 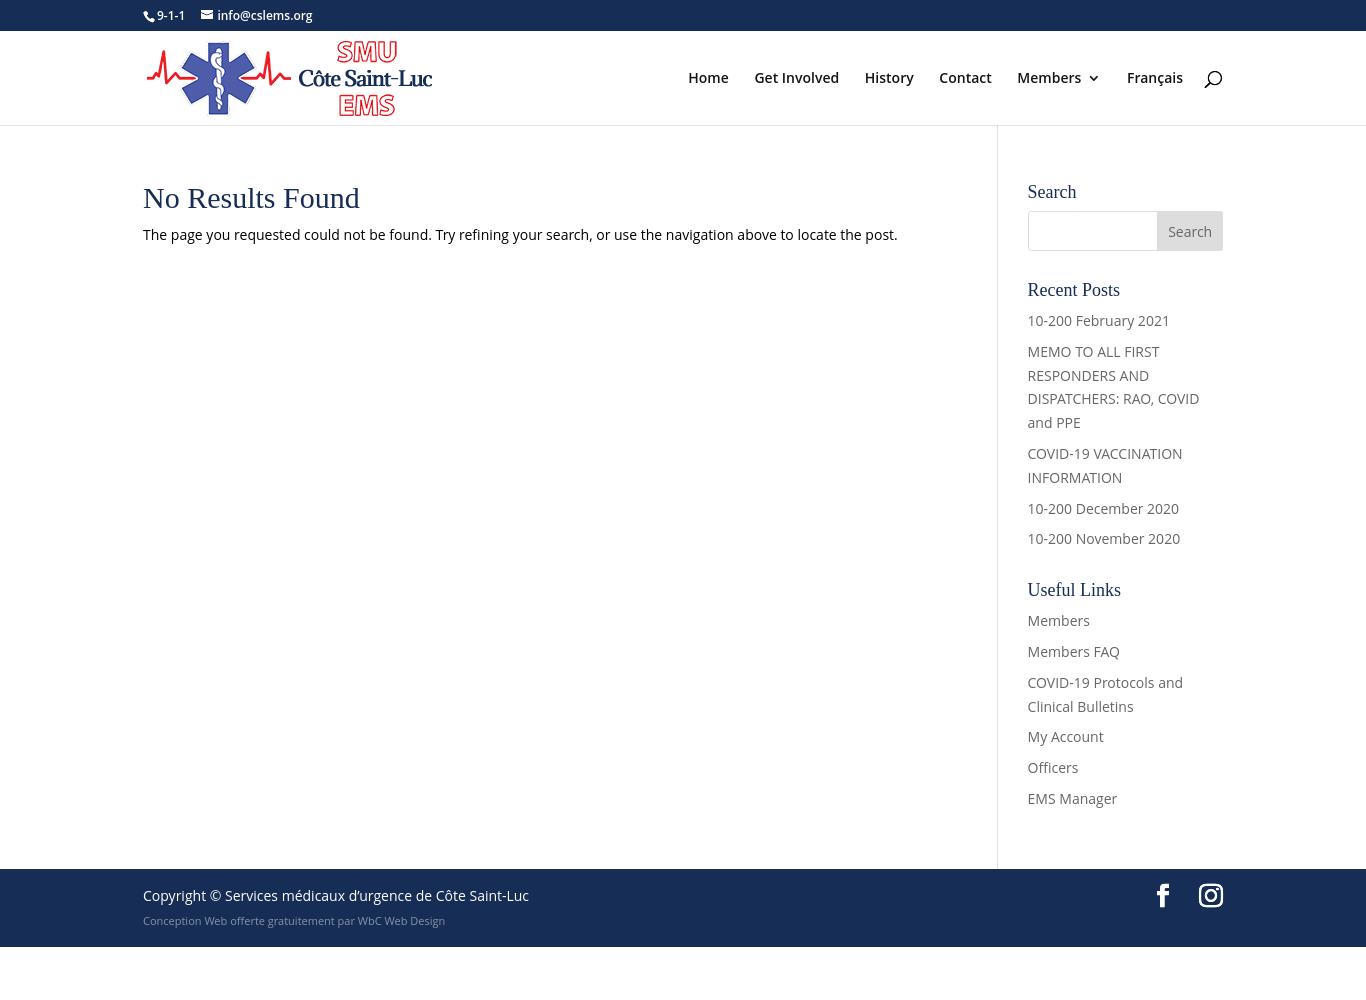 What do you see at coordinates (1050, 191) in the screenshot?
I see `'Search'` at bounding box center [1050, 191].